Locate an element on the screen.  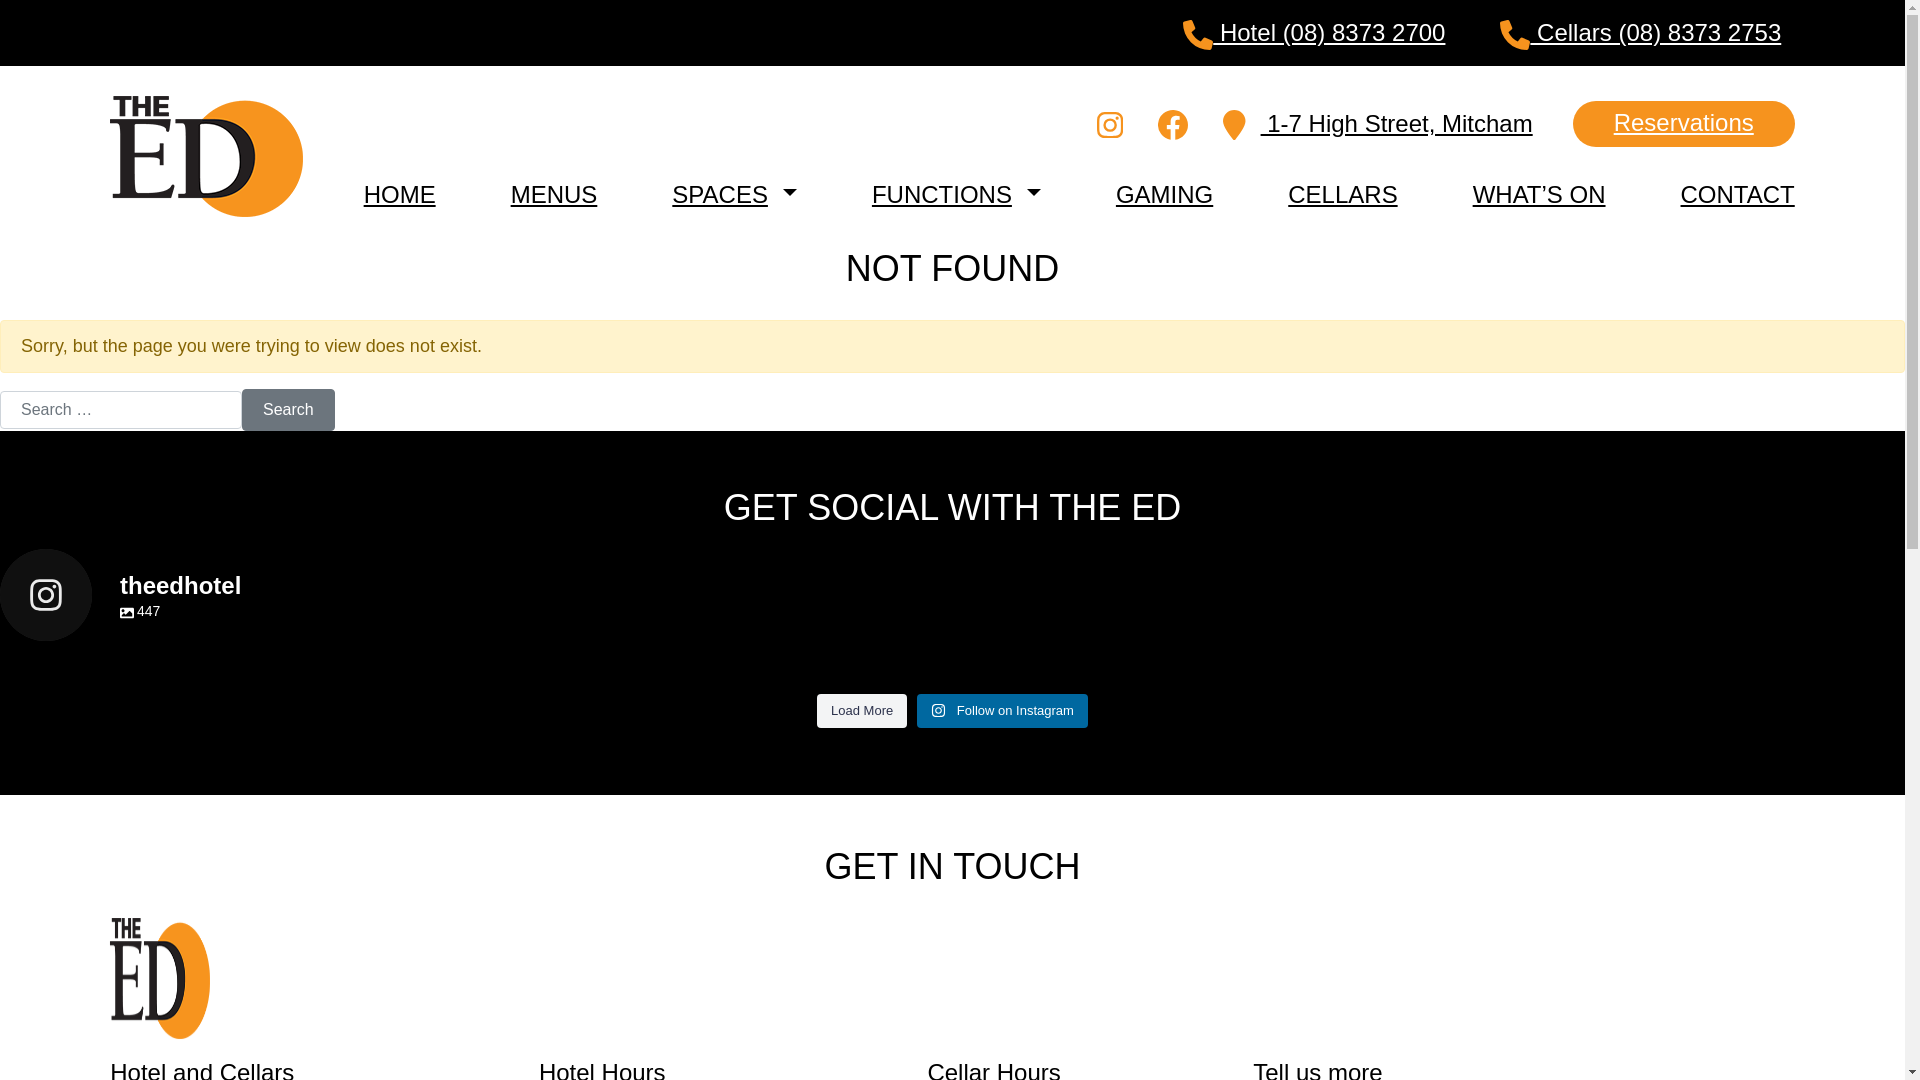
'Follow on Instagram' is located at coordinates (1002, 709).